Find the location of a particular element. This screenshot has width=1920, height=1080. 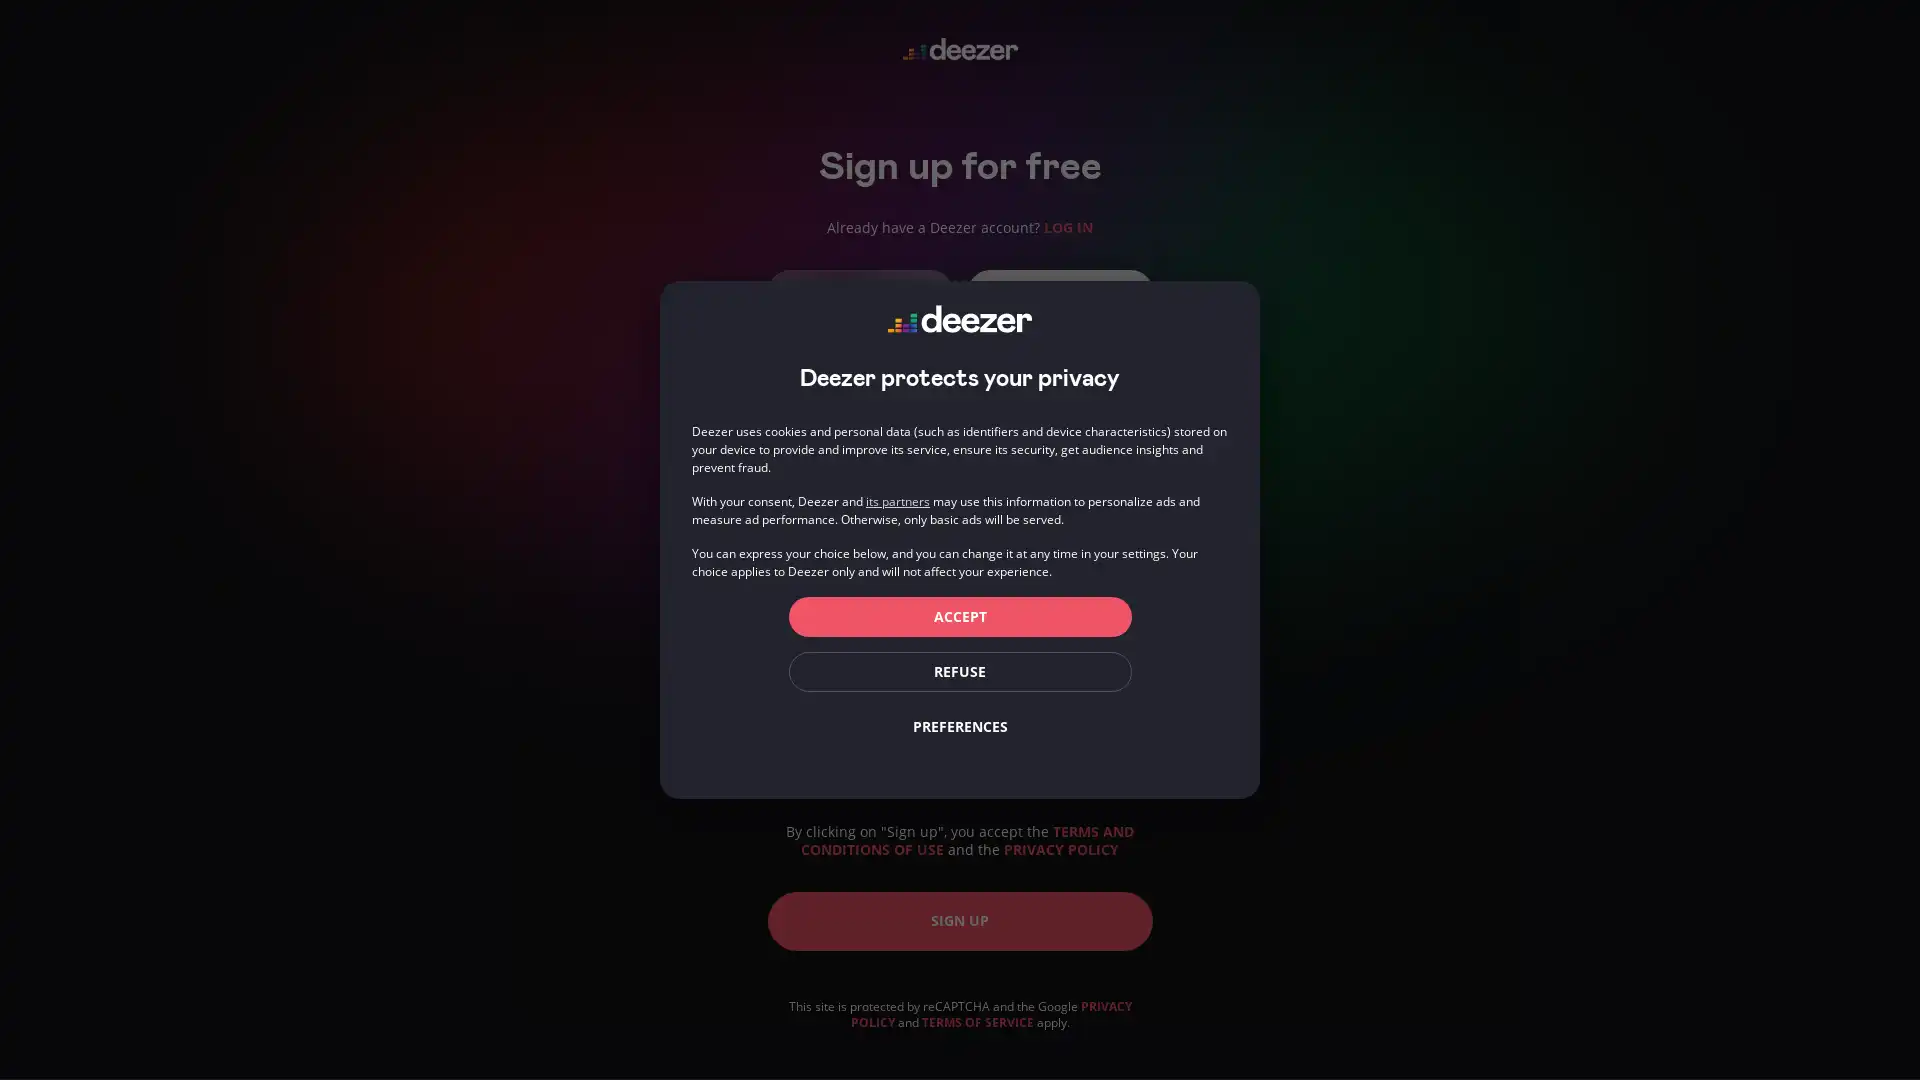

GOOGLE is located at coordinates (1058, 290).